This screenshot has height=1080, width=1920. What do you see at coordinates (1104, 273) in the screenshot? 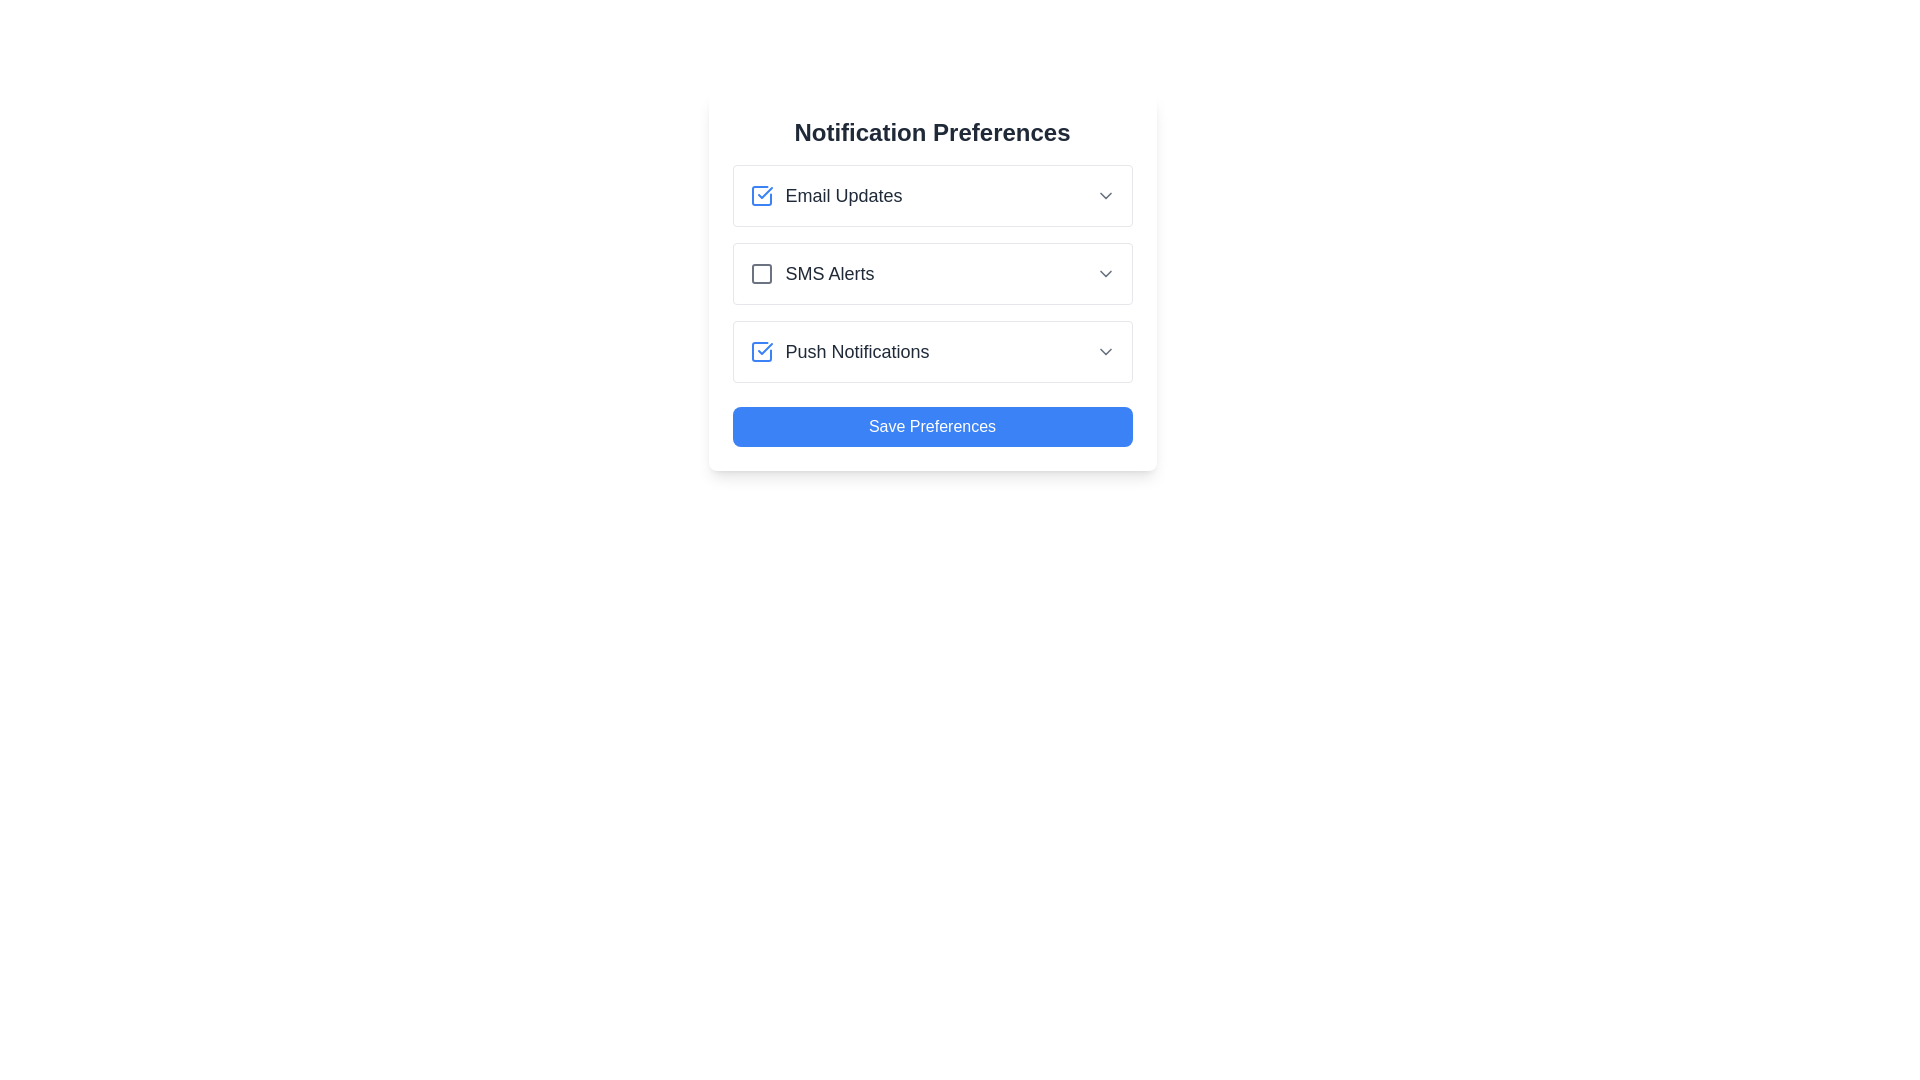
I see `the downward-pointing chevron icon in the 'SMS Alerts' row` at bounding box center [1104, 273].